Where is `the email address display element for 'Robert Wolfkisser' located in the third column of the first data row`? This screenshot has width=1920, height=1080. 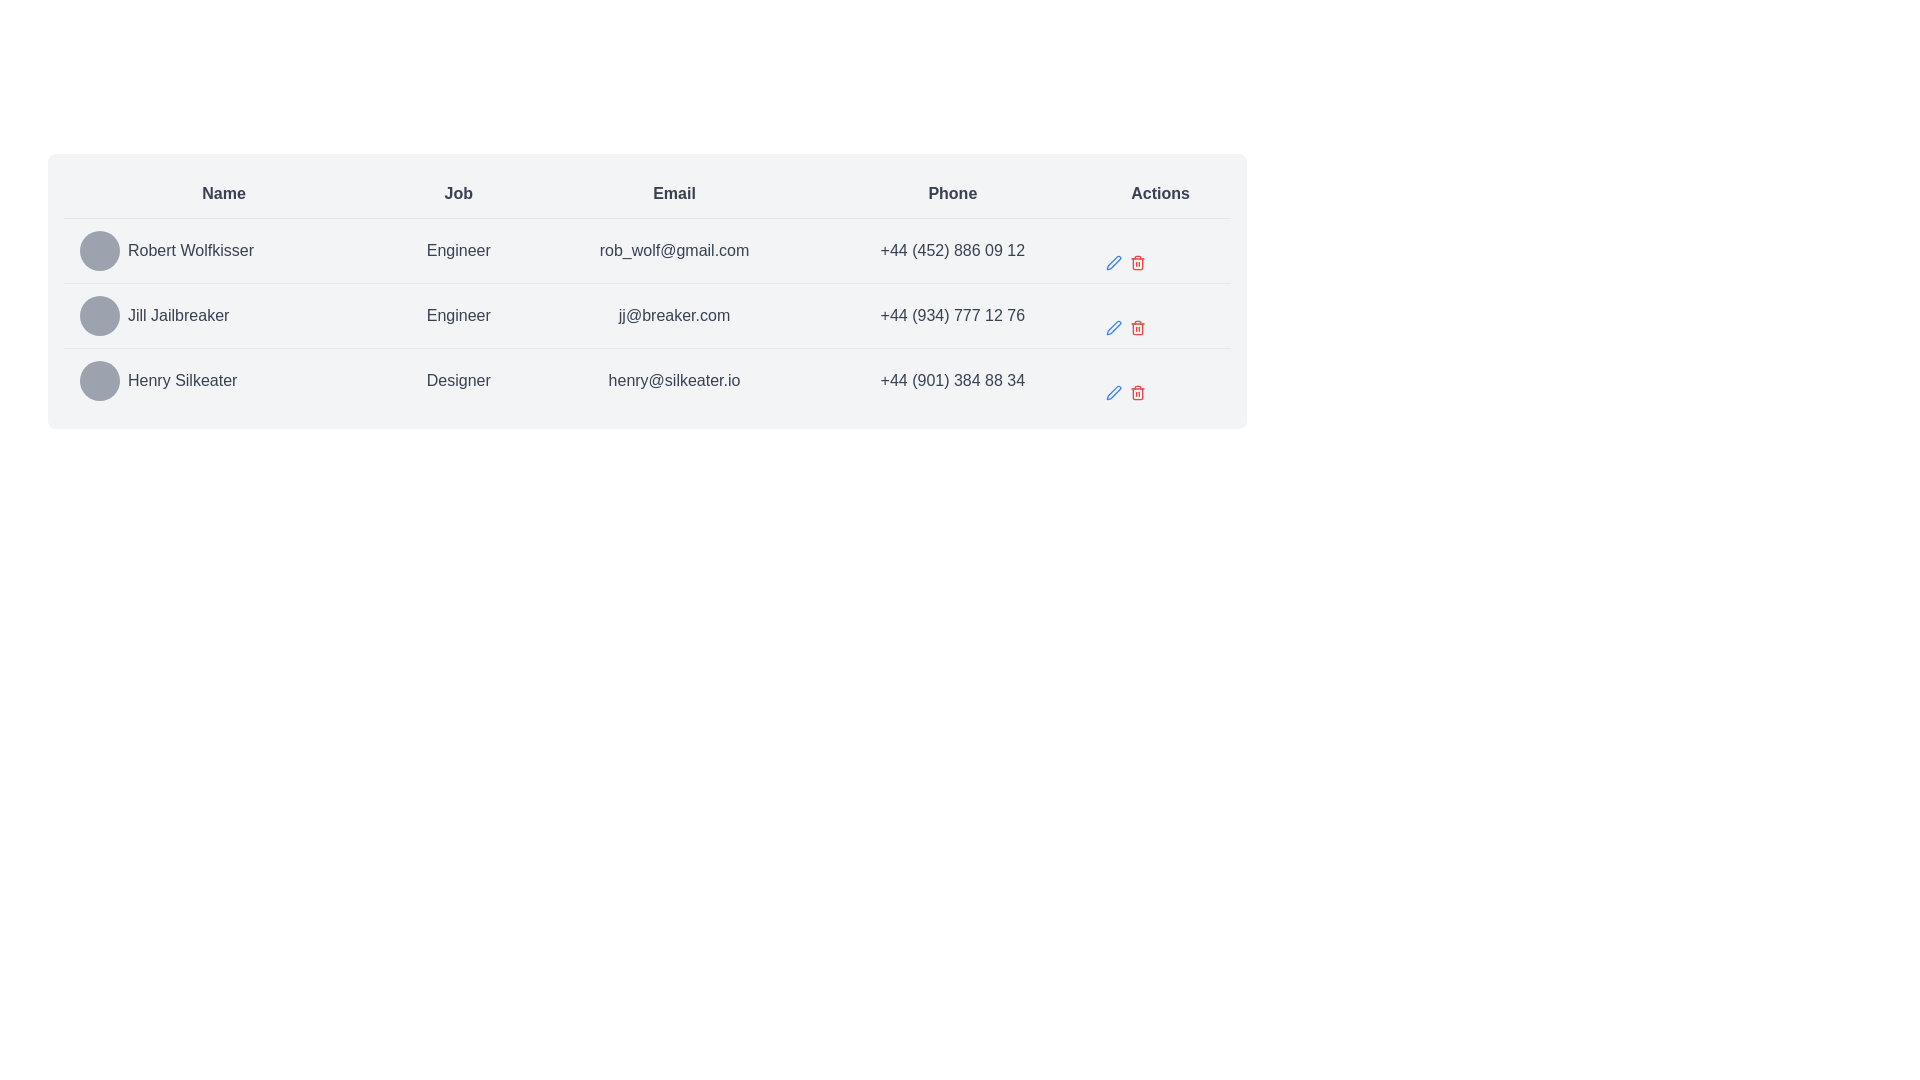
the email address display element for 'Robert Wolfkisser' located in the third column of the first data row is located at coordinates (674, 249).